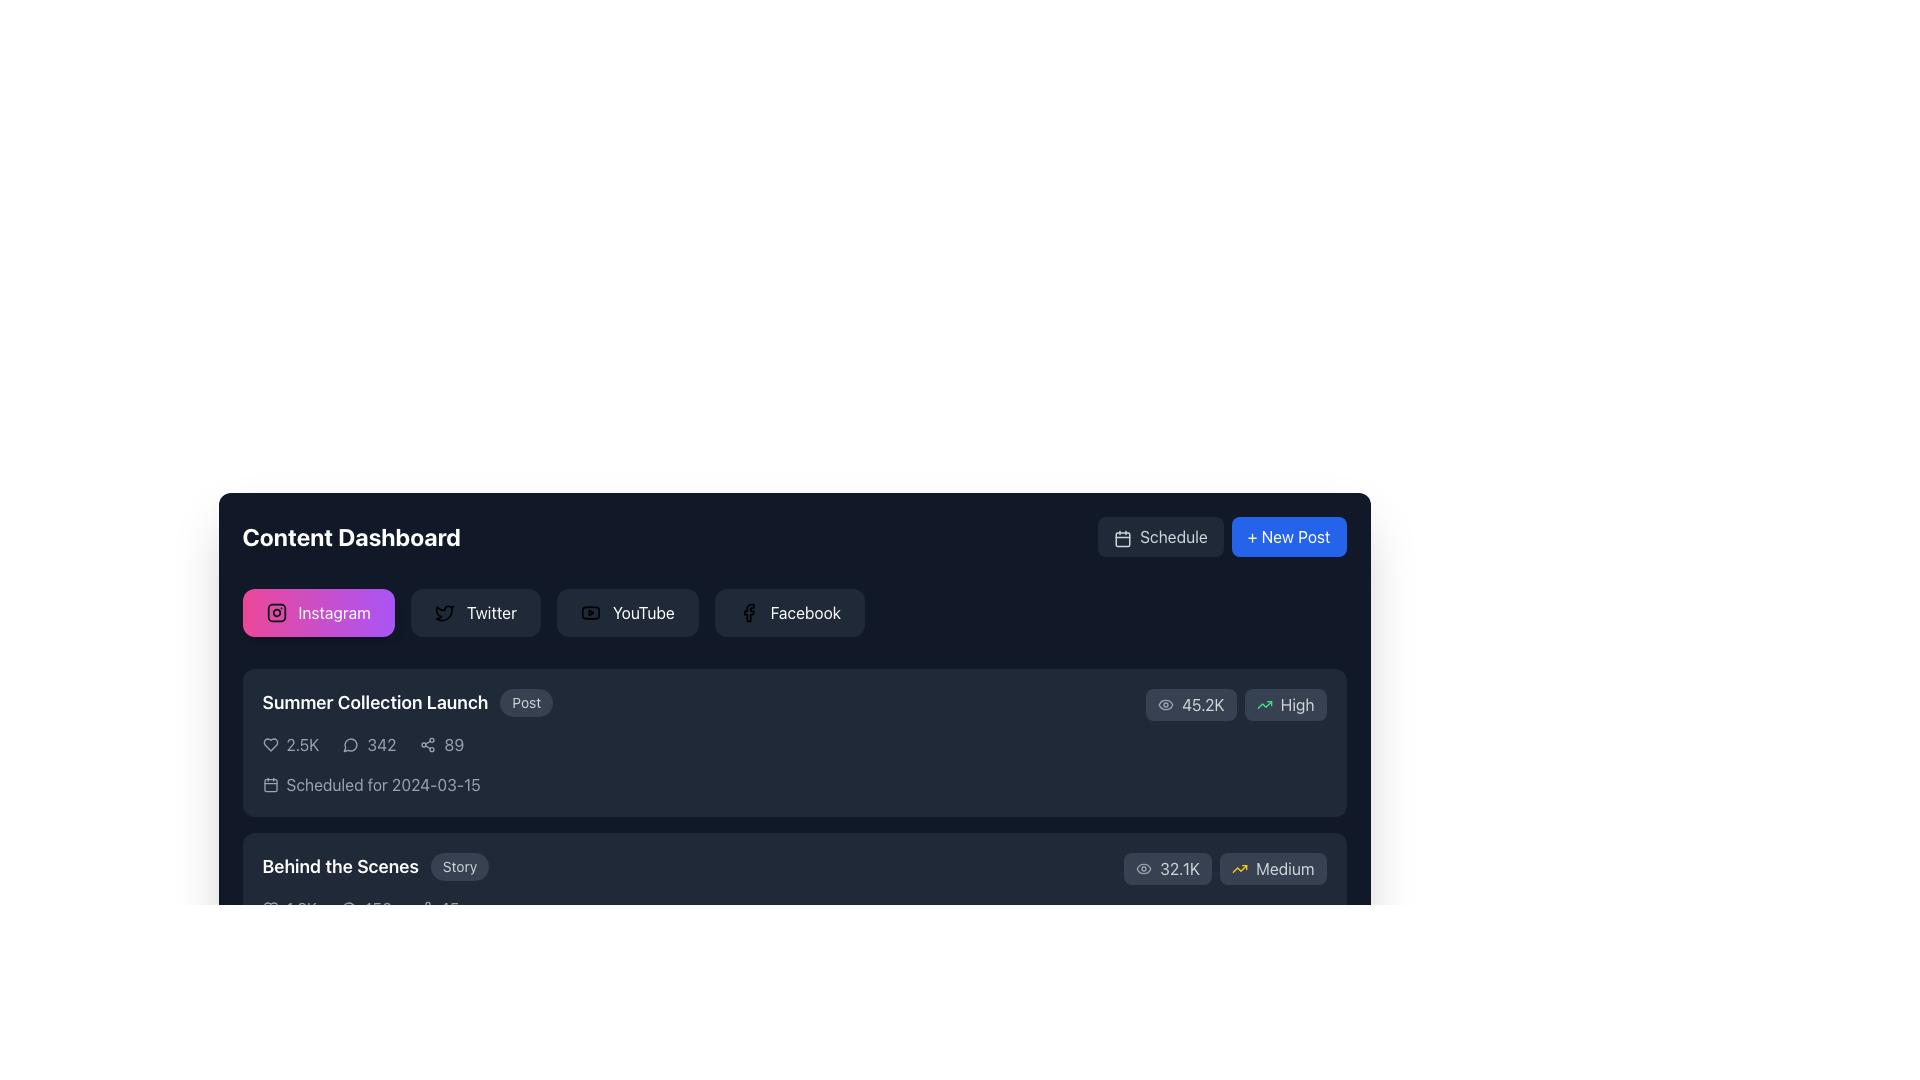 The width and height of the screenshot is (1920, 1080). Describe the element at coordinates (1167, 867) in the screenshot. I see `the Statistical counter button featuring an eye-shaped icon and the text '32.1K' to interact or view details` at that location.